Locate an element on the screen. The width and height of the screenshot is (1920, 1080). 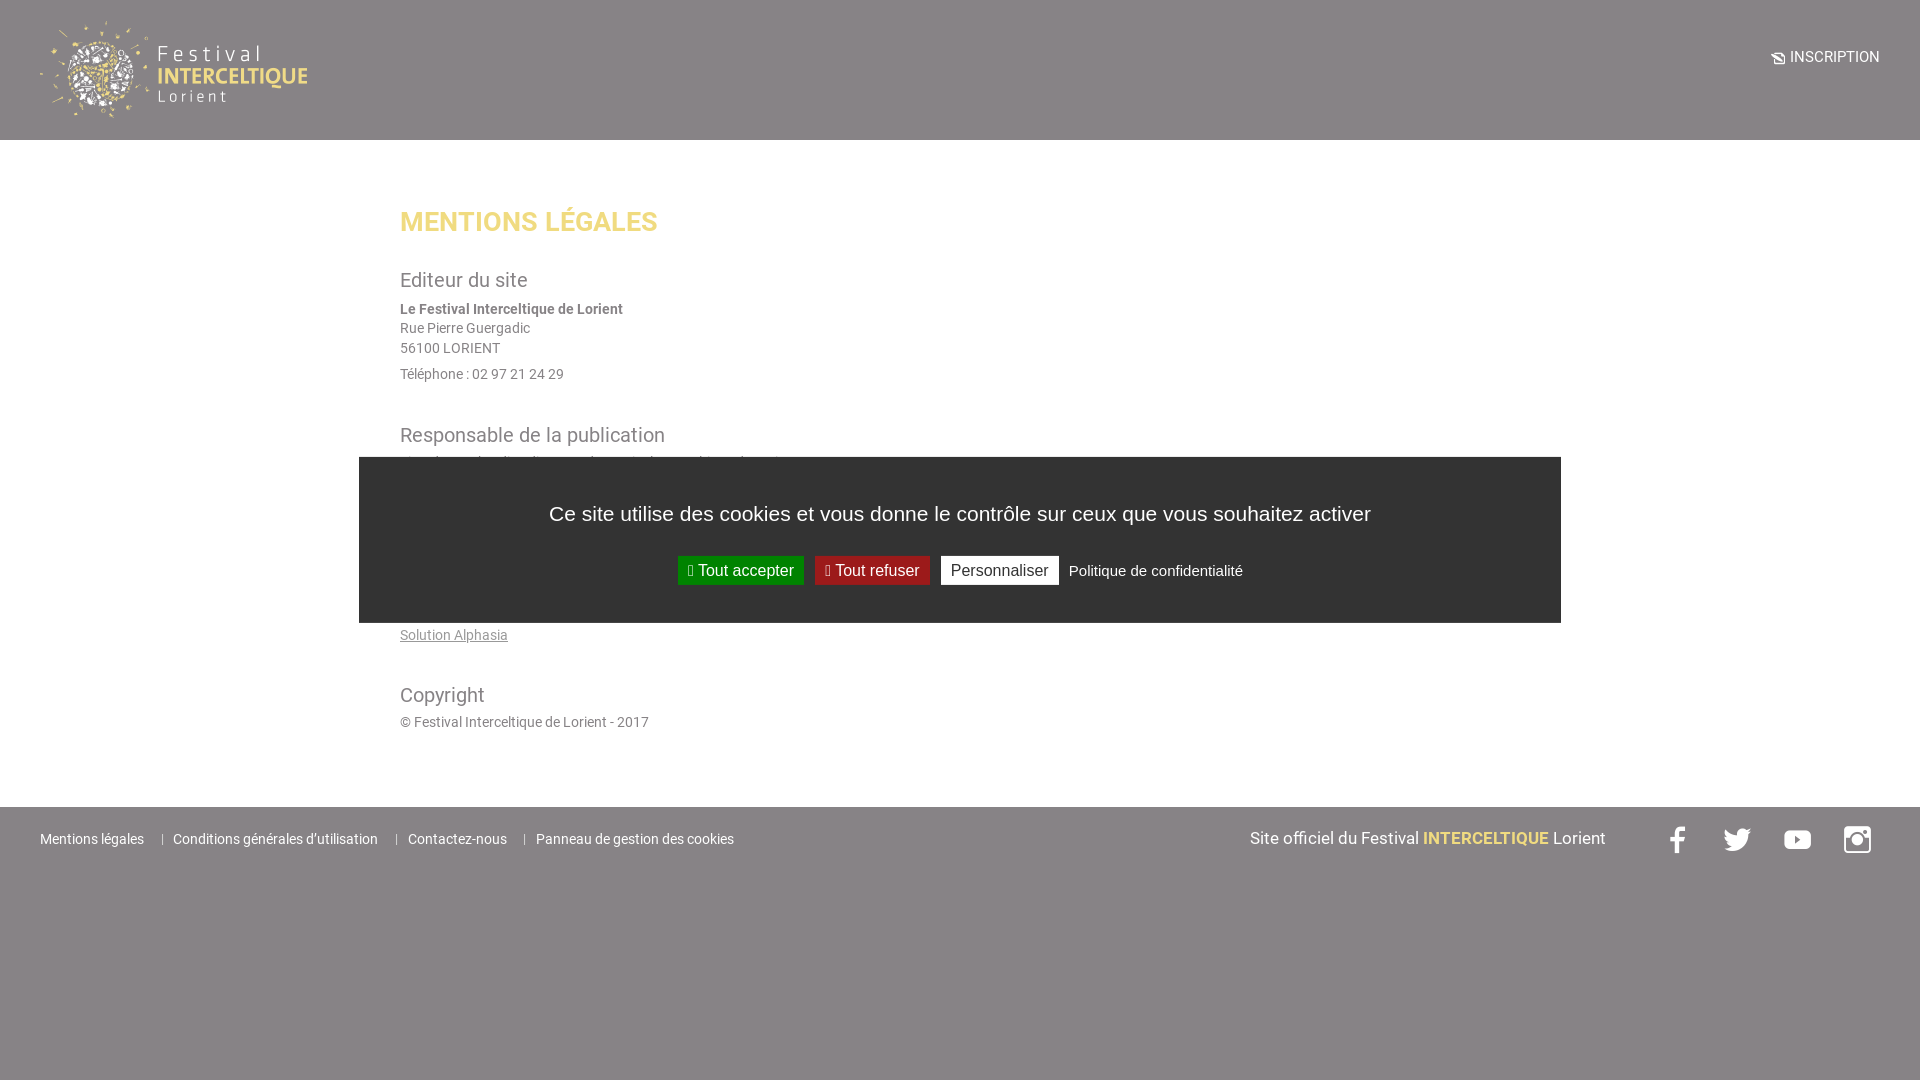
'Panneau de gestion des cookies' is located at coordinates (633, 839).